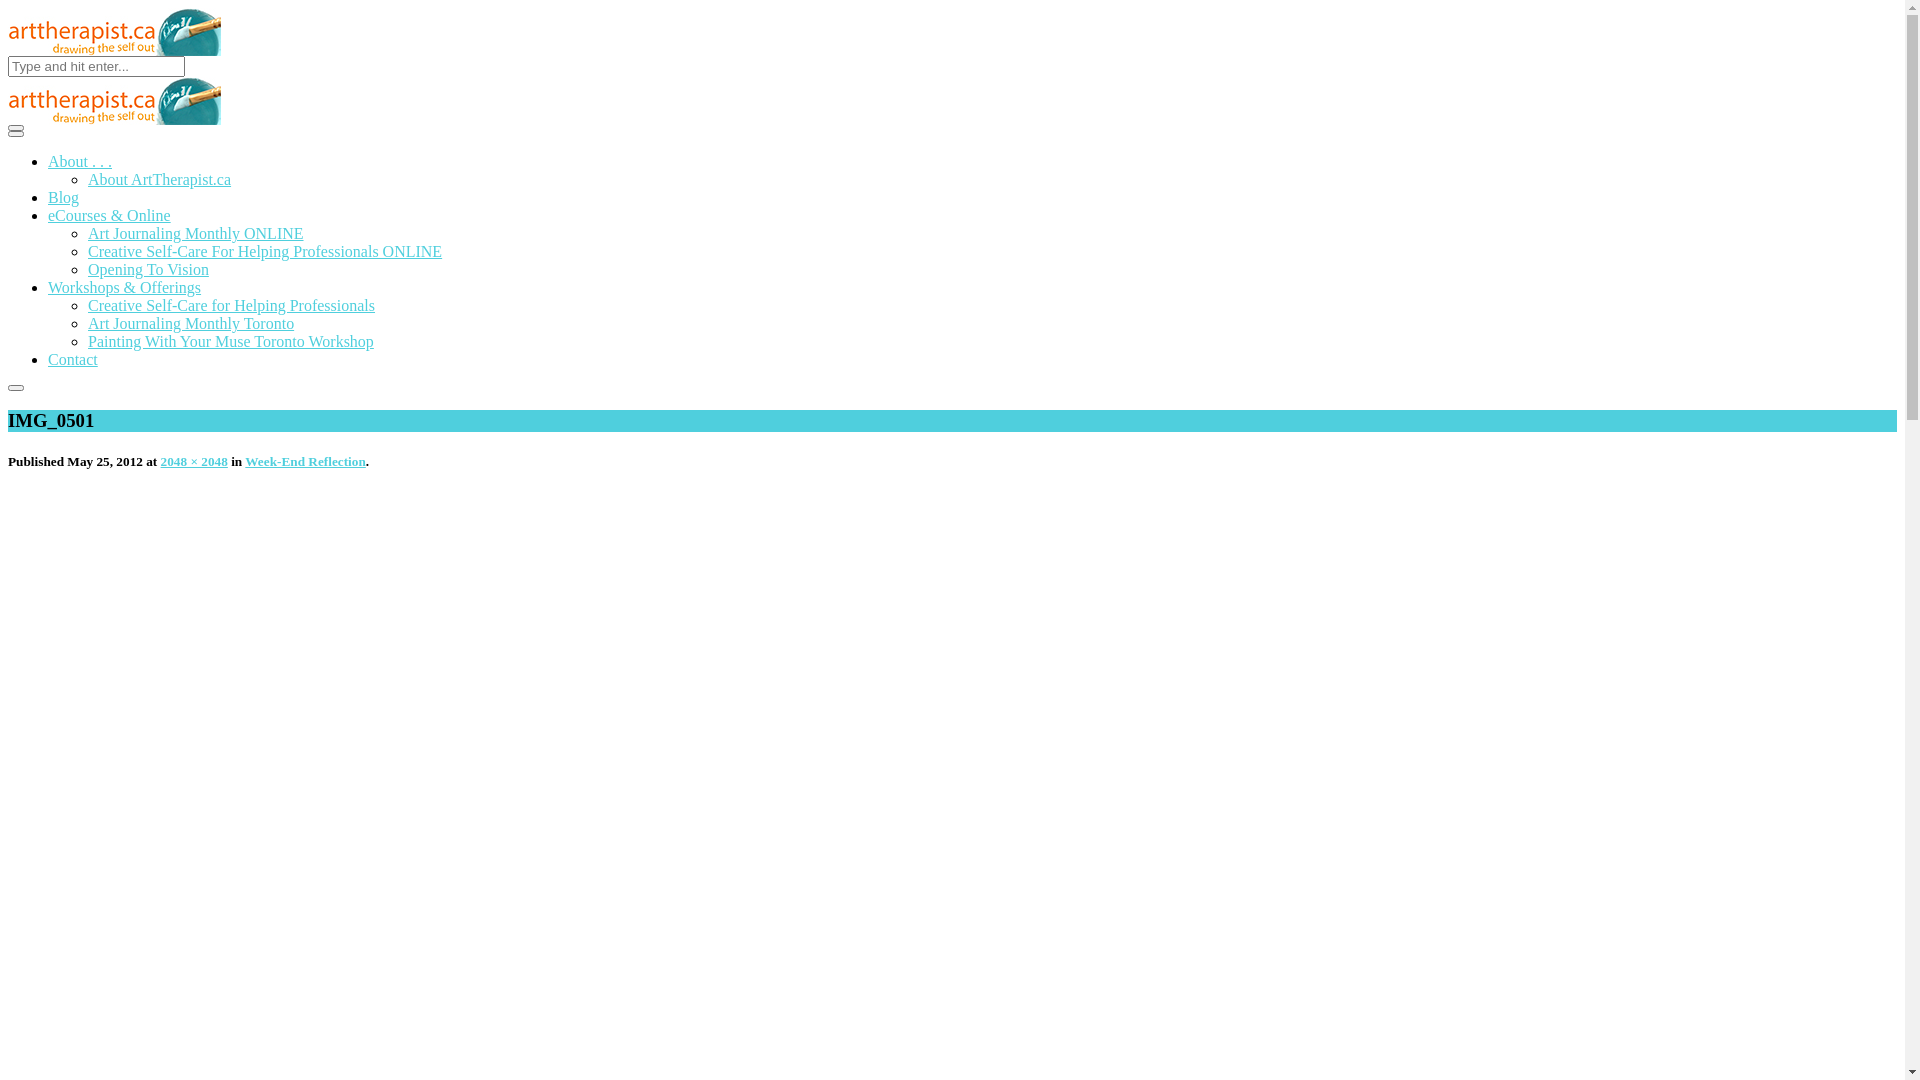 This screenshot has width=1920, height=1080. Describe the element at coordinates (191, 322) in the screenshot. I see `'Art Journaling Monthly Toronto'` at that location.